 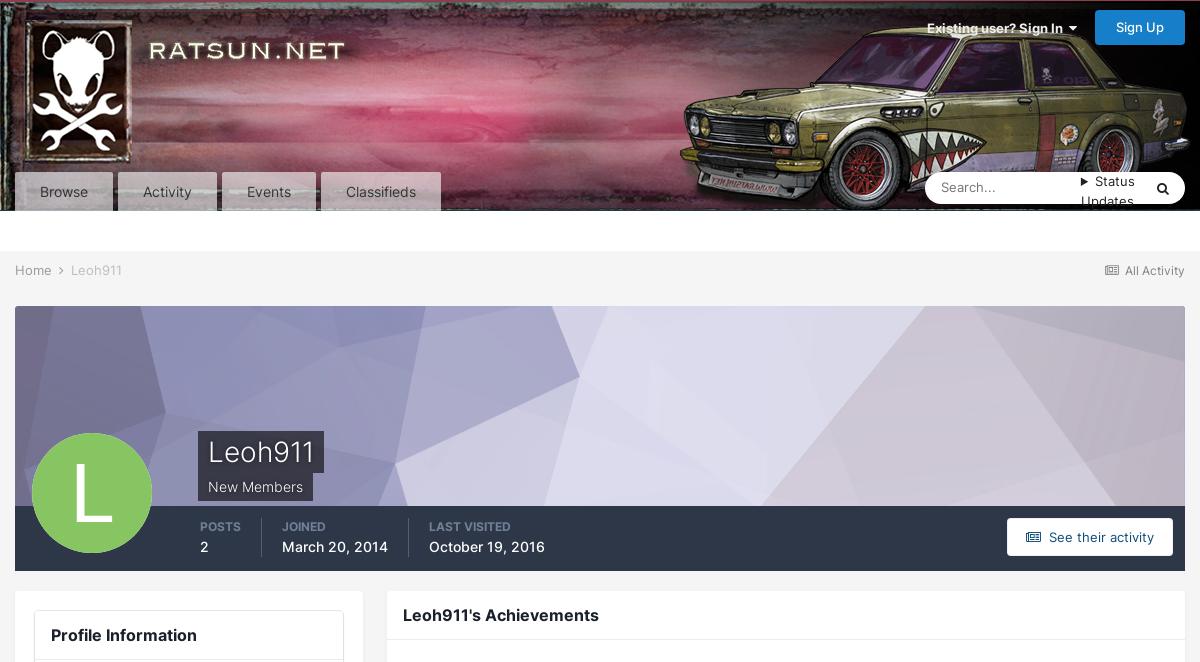 I want to click on 'Profile Information', so click(x=51, y=632).